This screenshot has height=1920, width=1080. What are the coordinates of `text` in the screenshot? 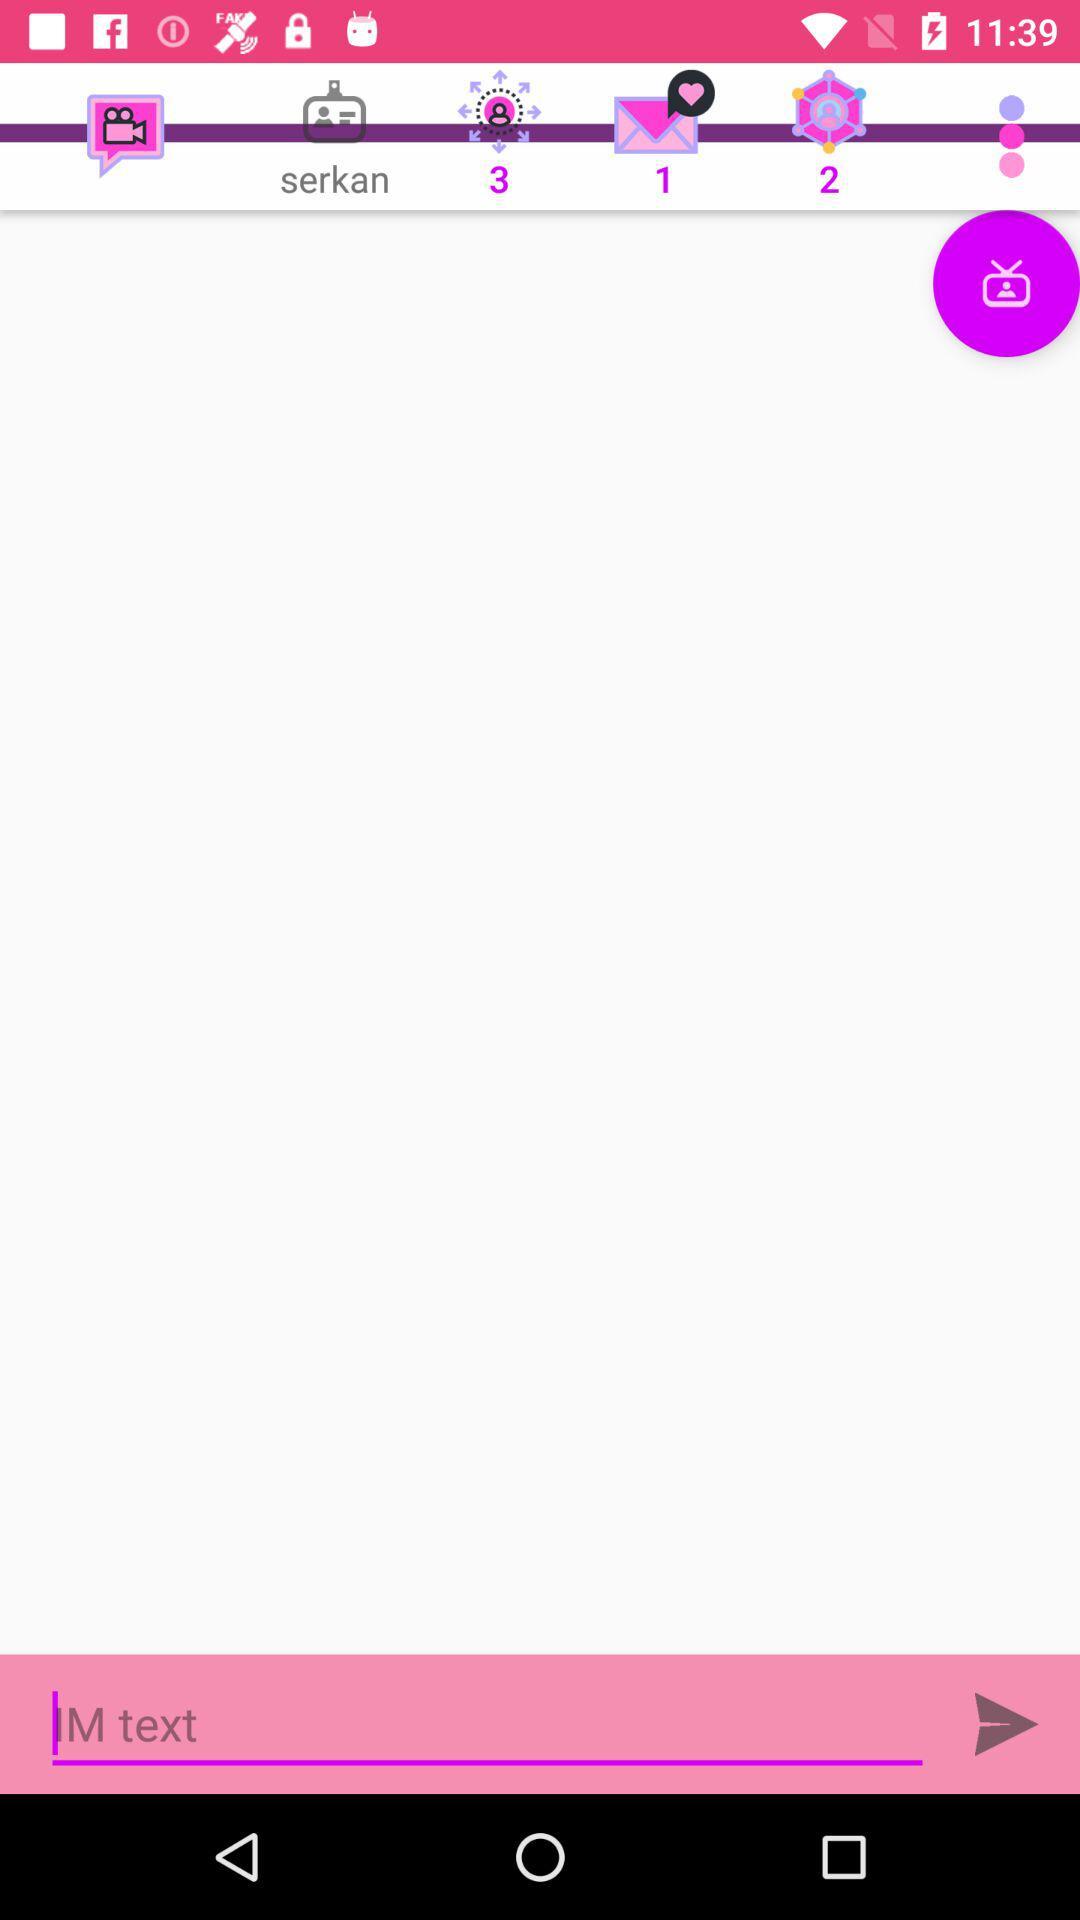 It's located at (487, 1723).